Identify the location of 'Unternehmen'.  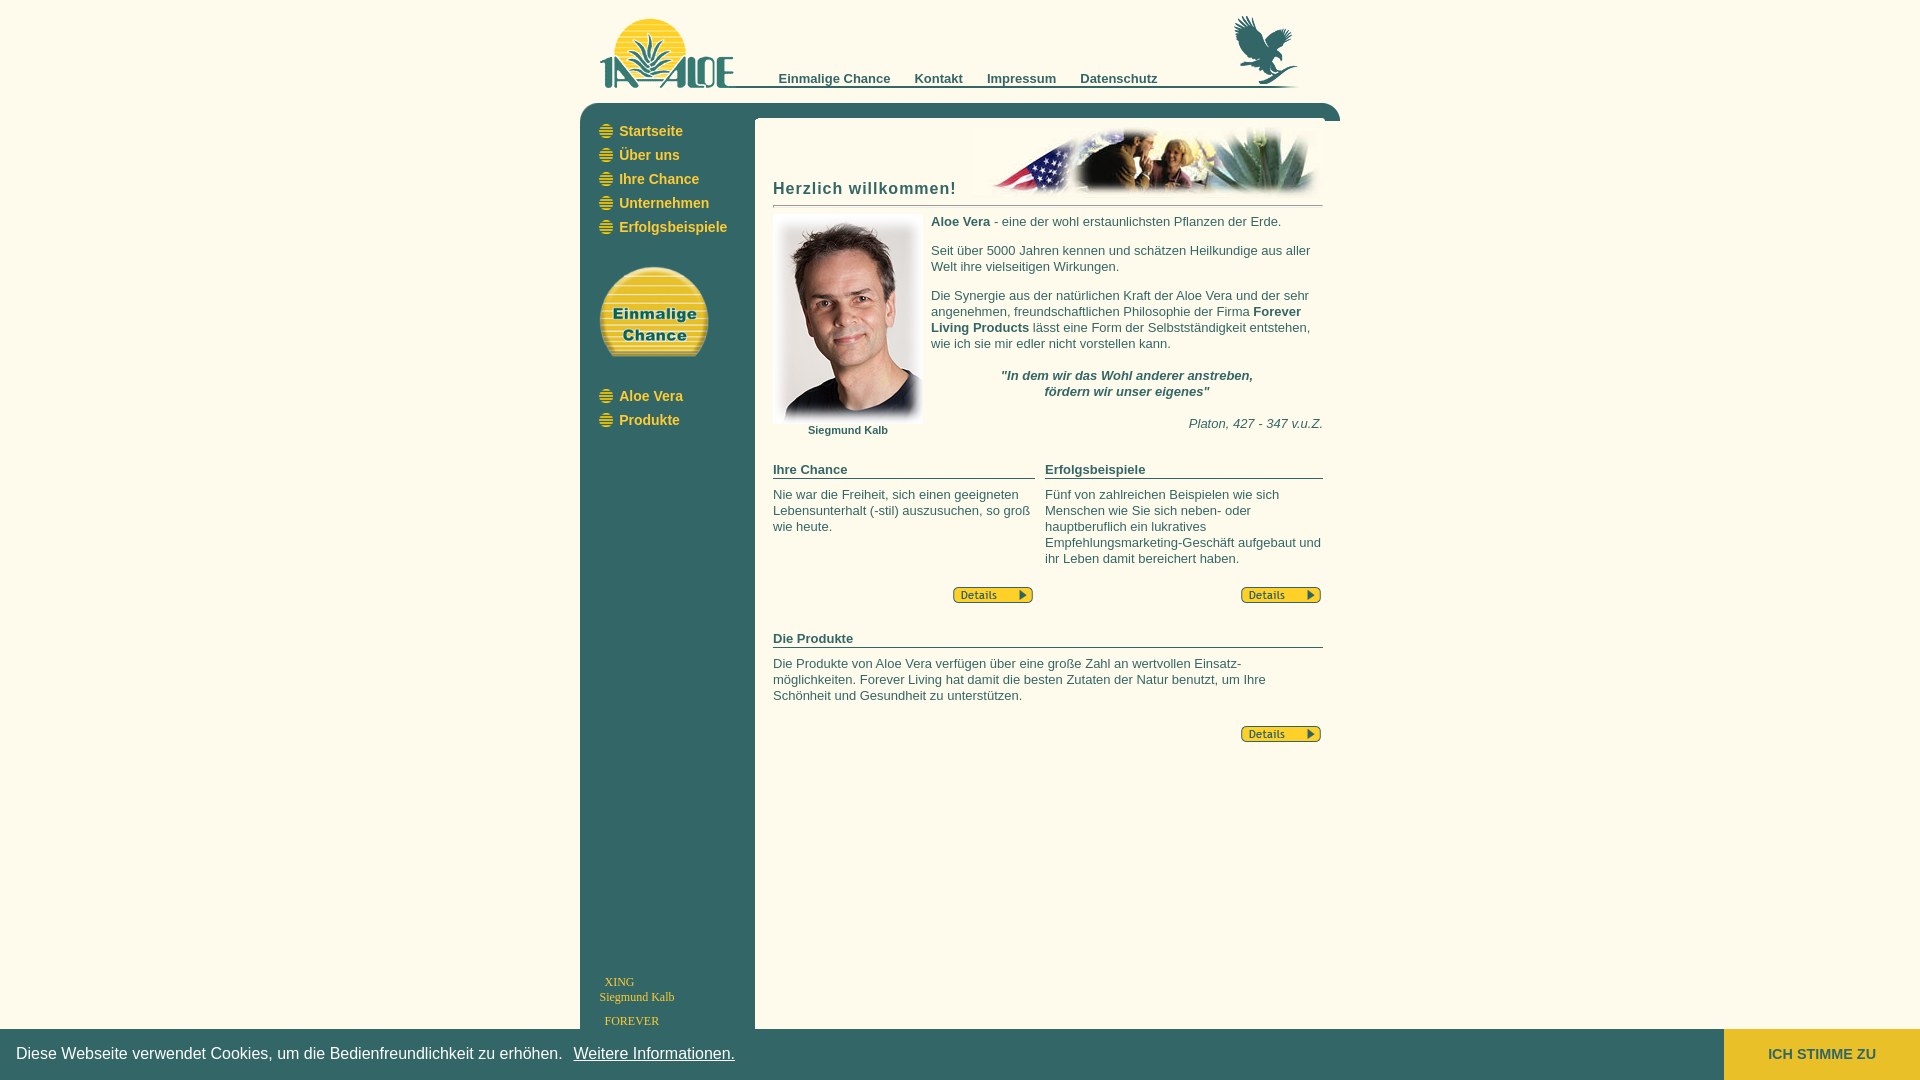
(663, 203).